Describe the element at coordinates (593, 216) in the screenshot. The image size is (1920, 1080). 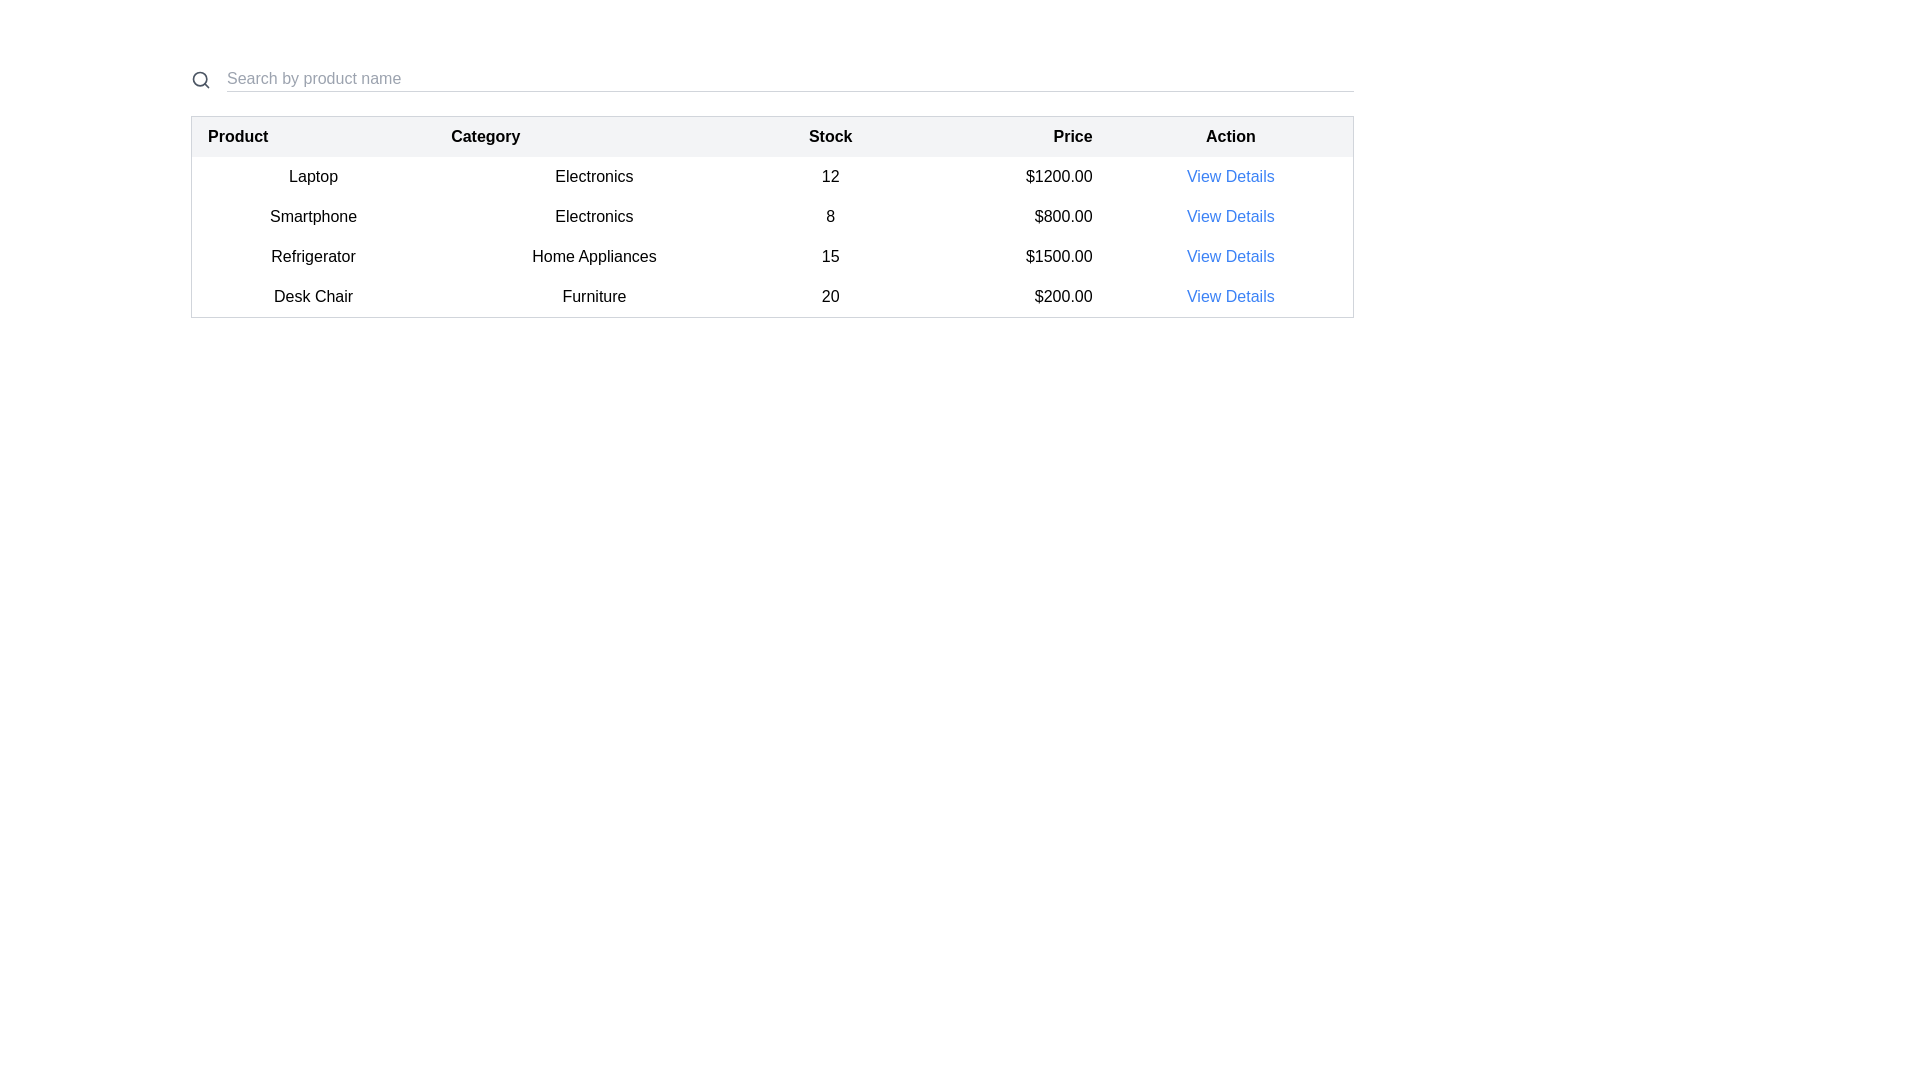
I see `displayed category from the static text label in the second column of the row for 'Smartphone', which provides information about the classification of the listed product` at that location.